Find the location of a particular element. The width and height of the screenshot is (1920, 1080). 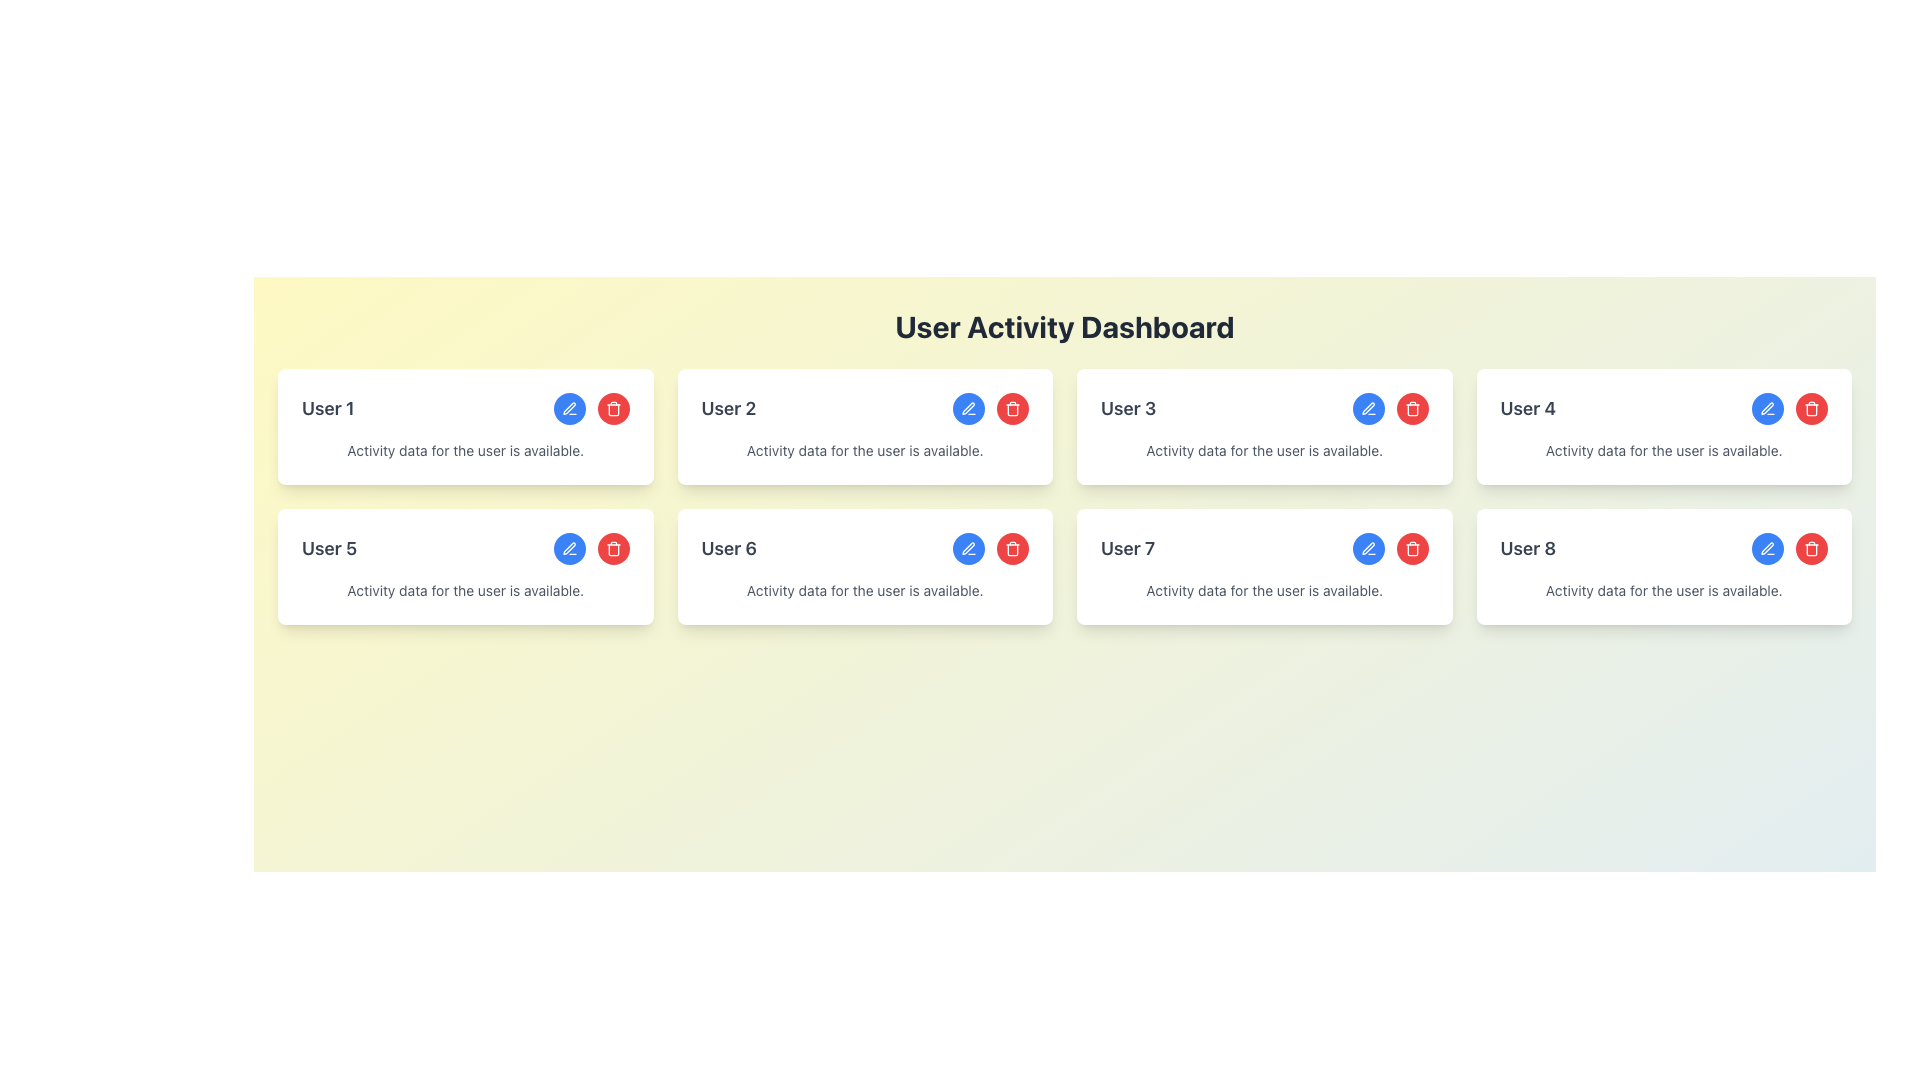

the text label 'User 1' that identifies the respective user associated with the first user card, located at the top-left corner of the grid layout is located at coordinates (328, 407).